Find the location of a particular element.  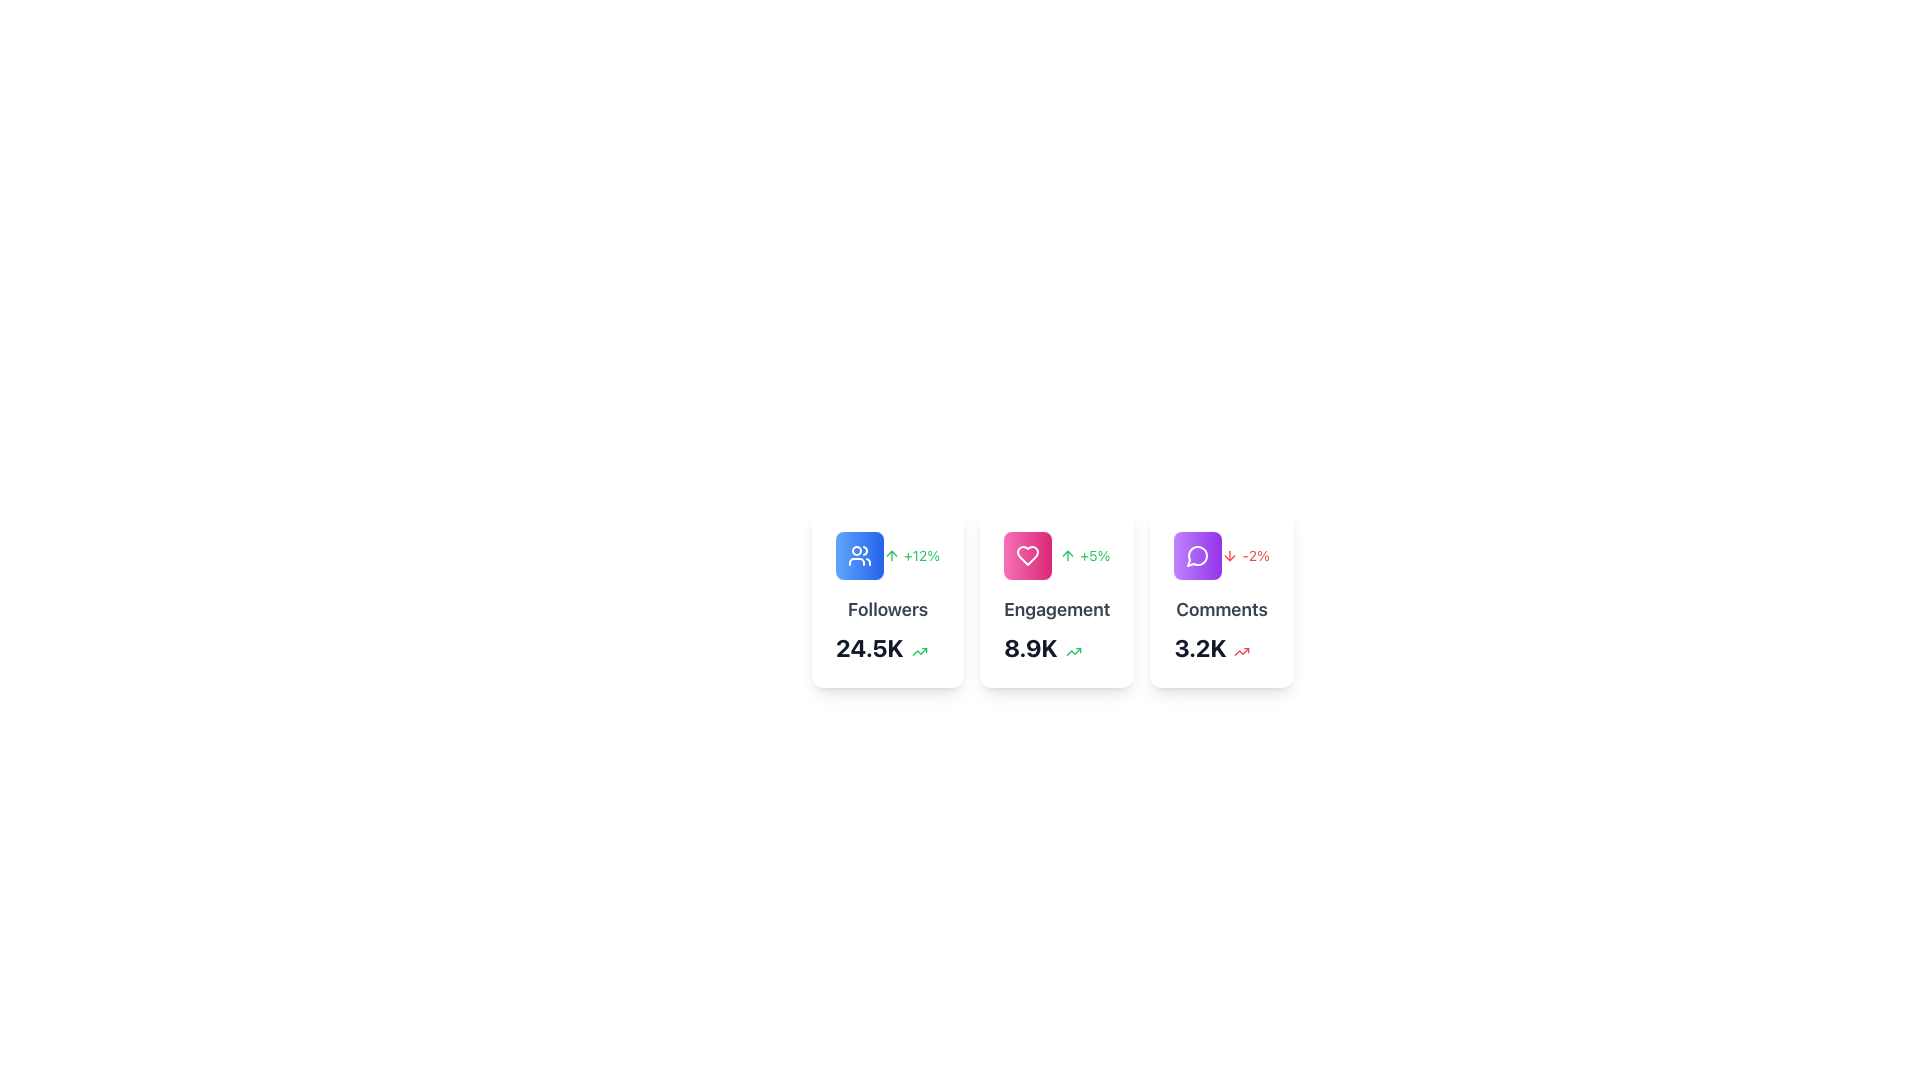

displayed text '24.5K' from the bold text indicator located beneath the 'Followers' label, which is the leftmost among three horizontal statistic indicators is located at coordinates (869, 648).